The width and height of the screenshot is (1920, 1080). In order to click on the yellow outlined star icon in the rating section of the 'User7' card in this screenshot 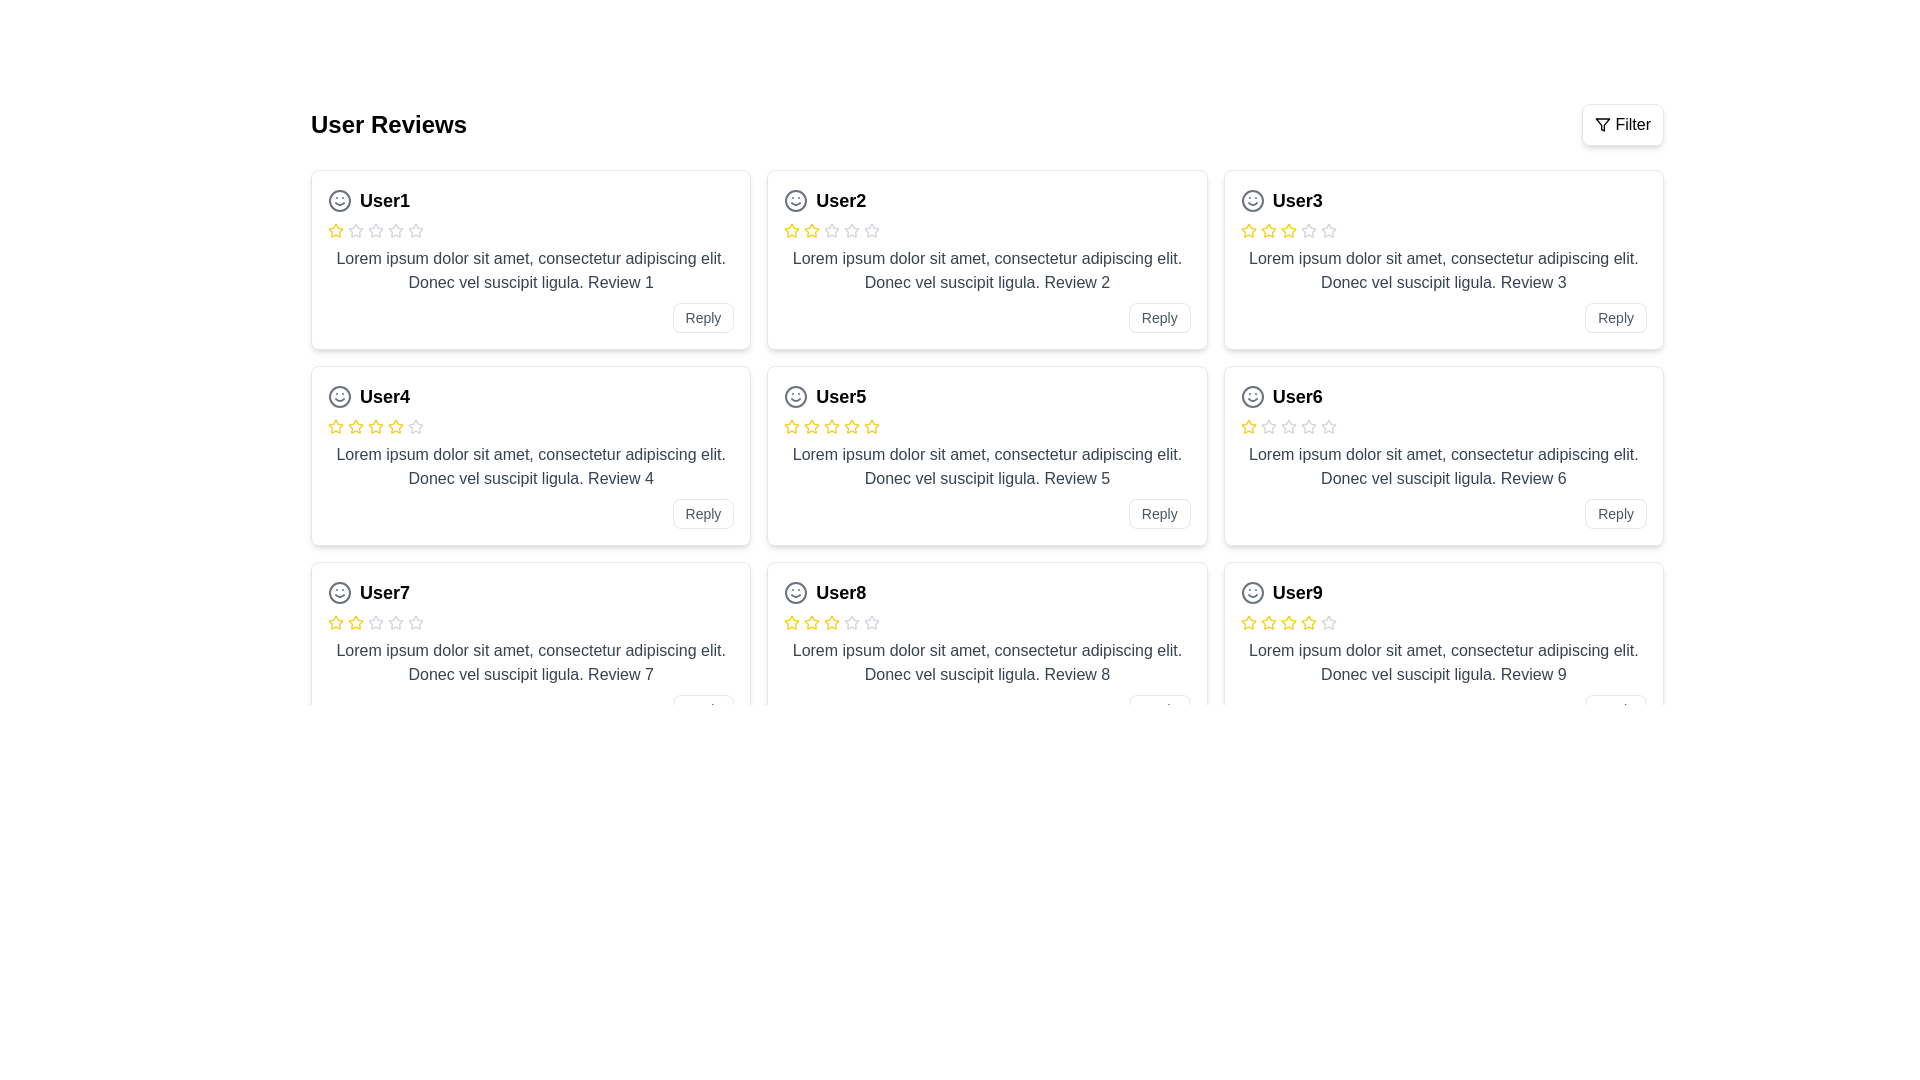, I will do `click(336, 622)`.